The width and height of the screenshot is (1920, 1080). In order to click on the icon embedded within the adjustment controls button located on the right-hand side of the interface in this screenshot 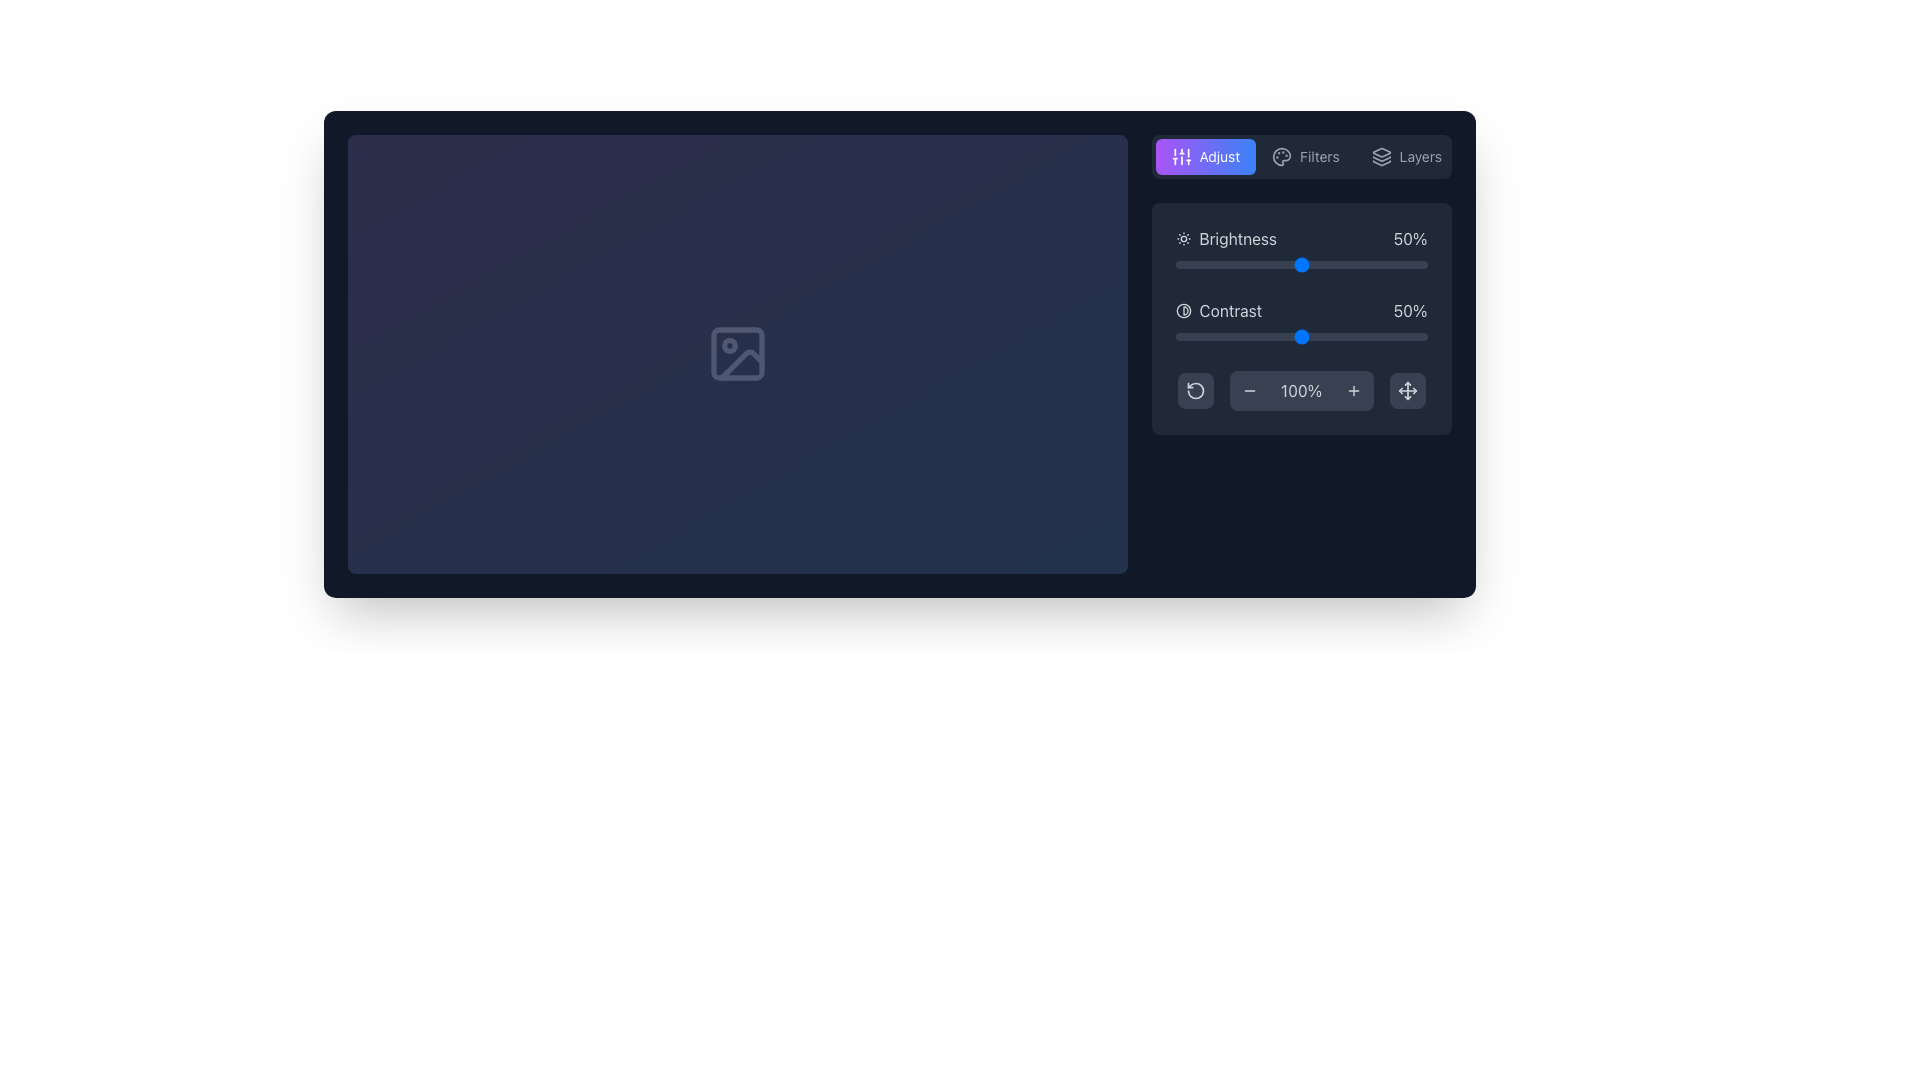, I will do `click(1406, 390)`.